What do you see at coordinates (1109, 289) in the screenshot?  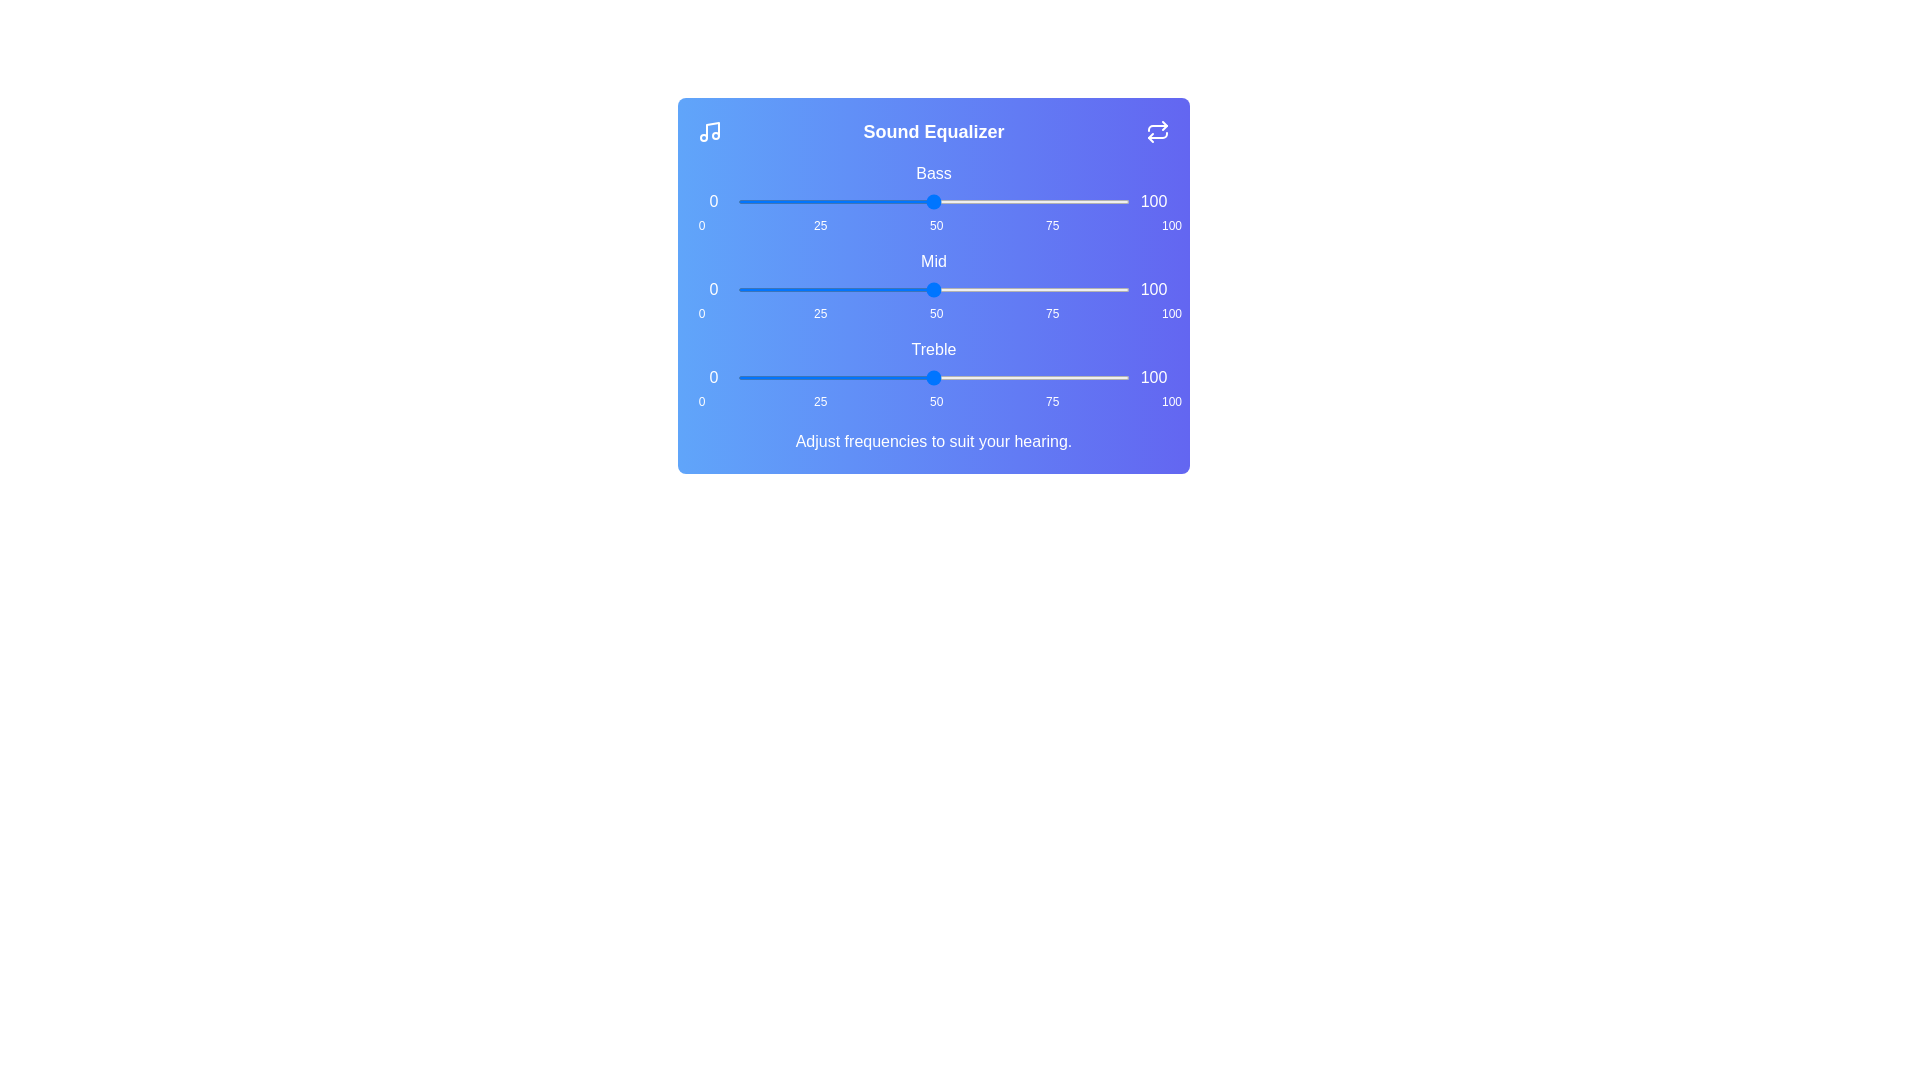 I see `the 'mid' slider to 95` at bounding box center [1109, 289].